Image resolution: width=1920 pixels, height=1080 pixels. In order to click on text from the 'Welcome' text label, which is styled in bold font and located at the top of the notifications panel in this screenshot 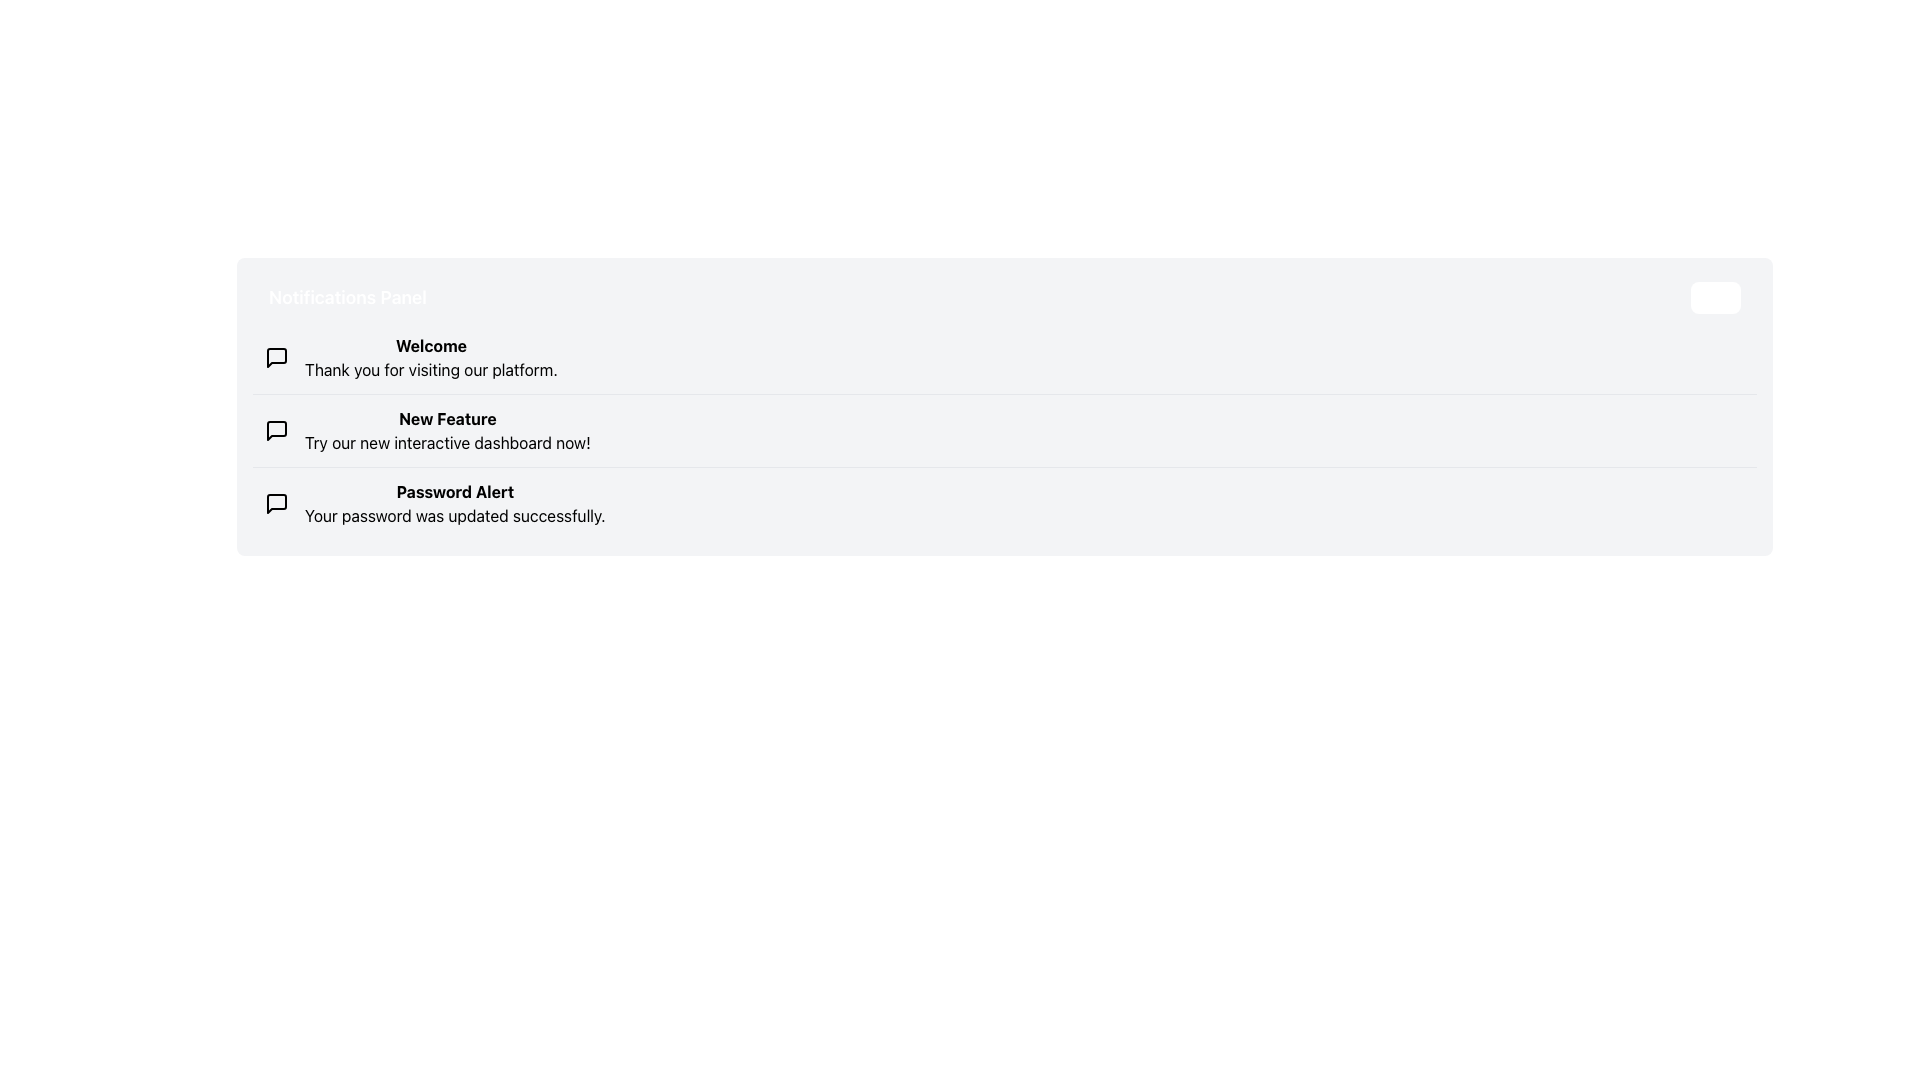, I will do `click(430, 345)`.